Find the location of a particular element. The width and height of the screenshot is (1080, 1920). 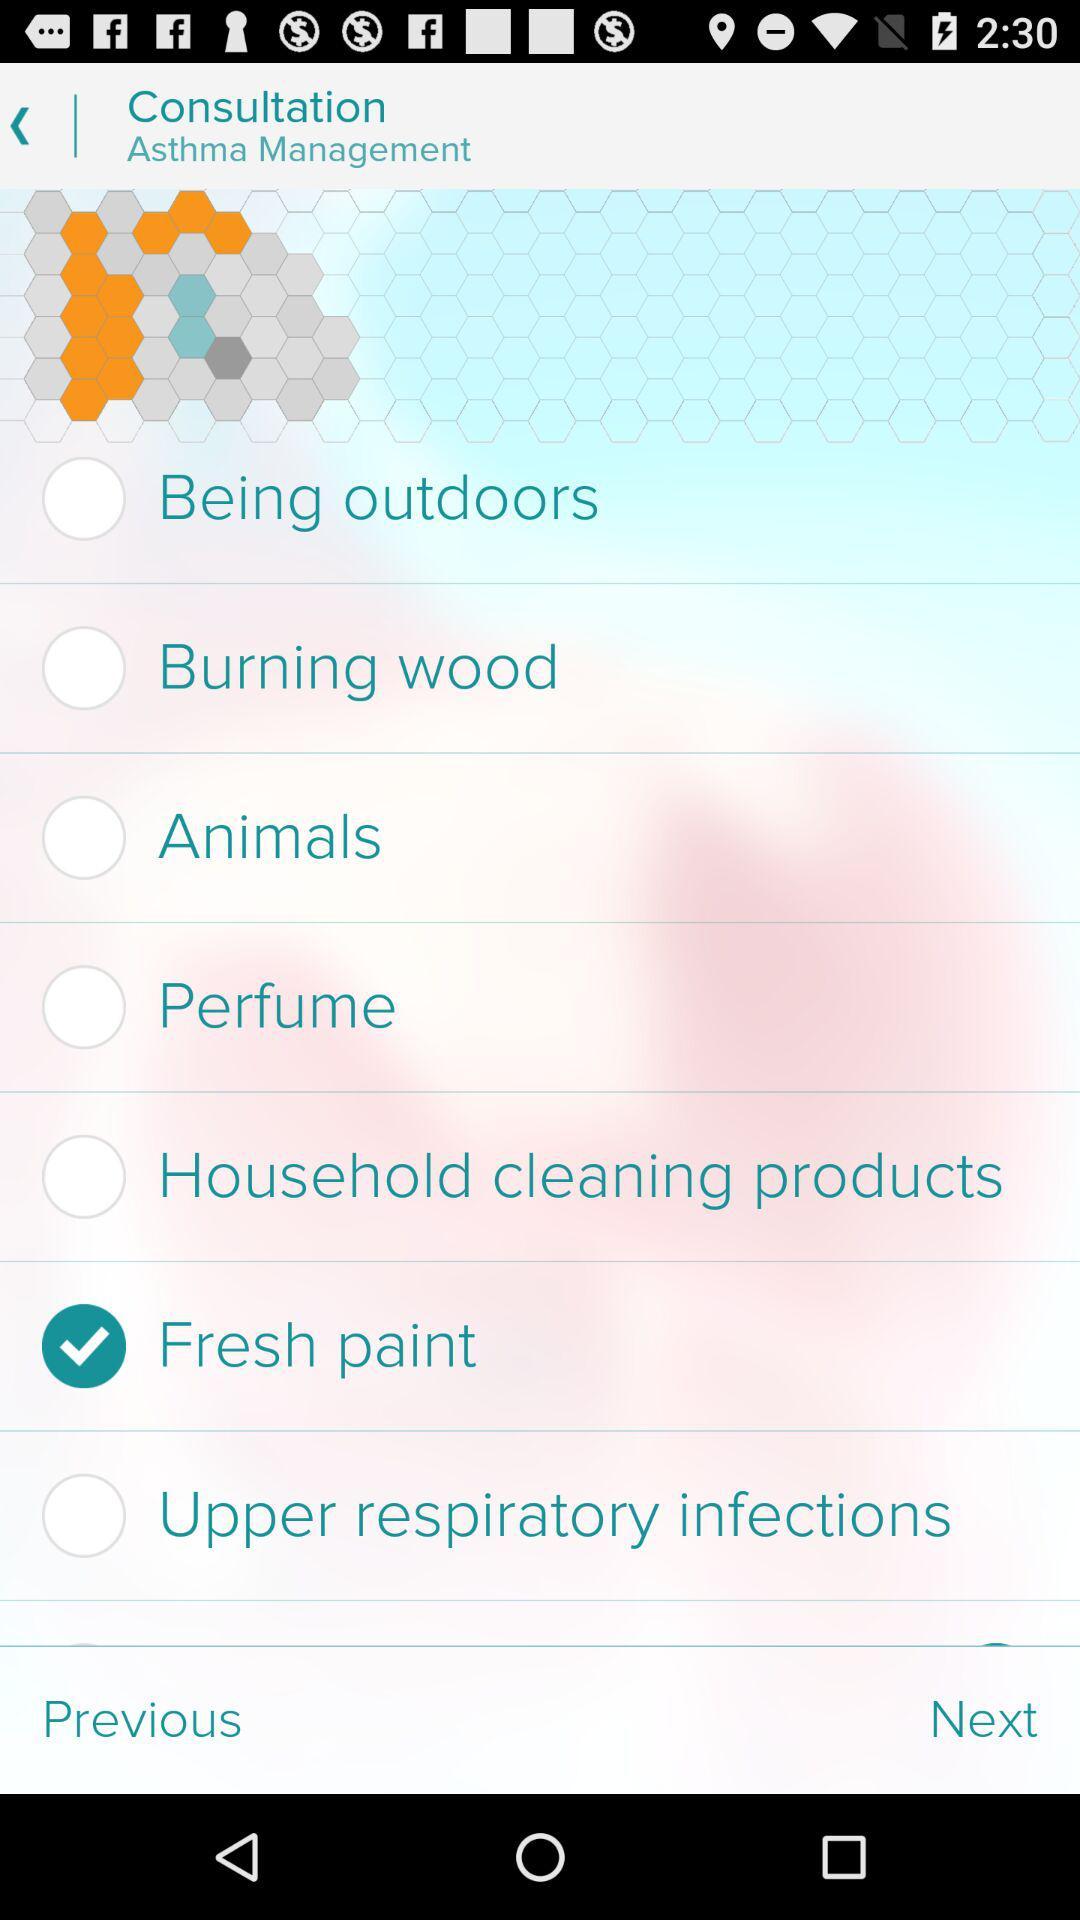

perfume item is located at coordinates (533, 1007).